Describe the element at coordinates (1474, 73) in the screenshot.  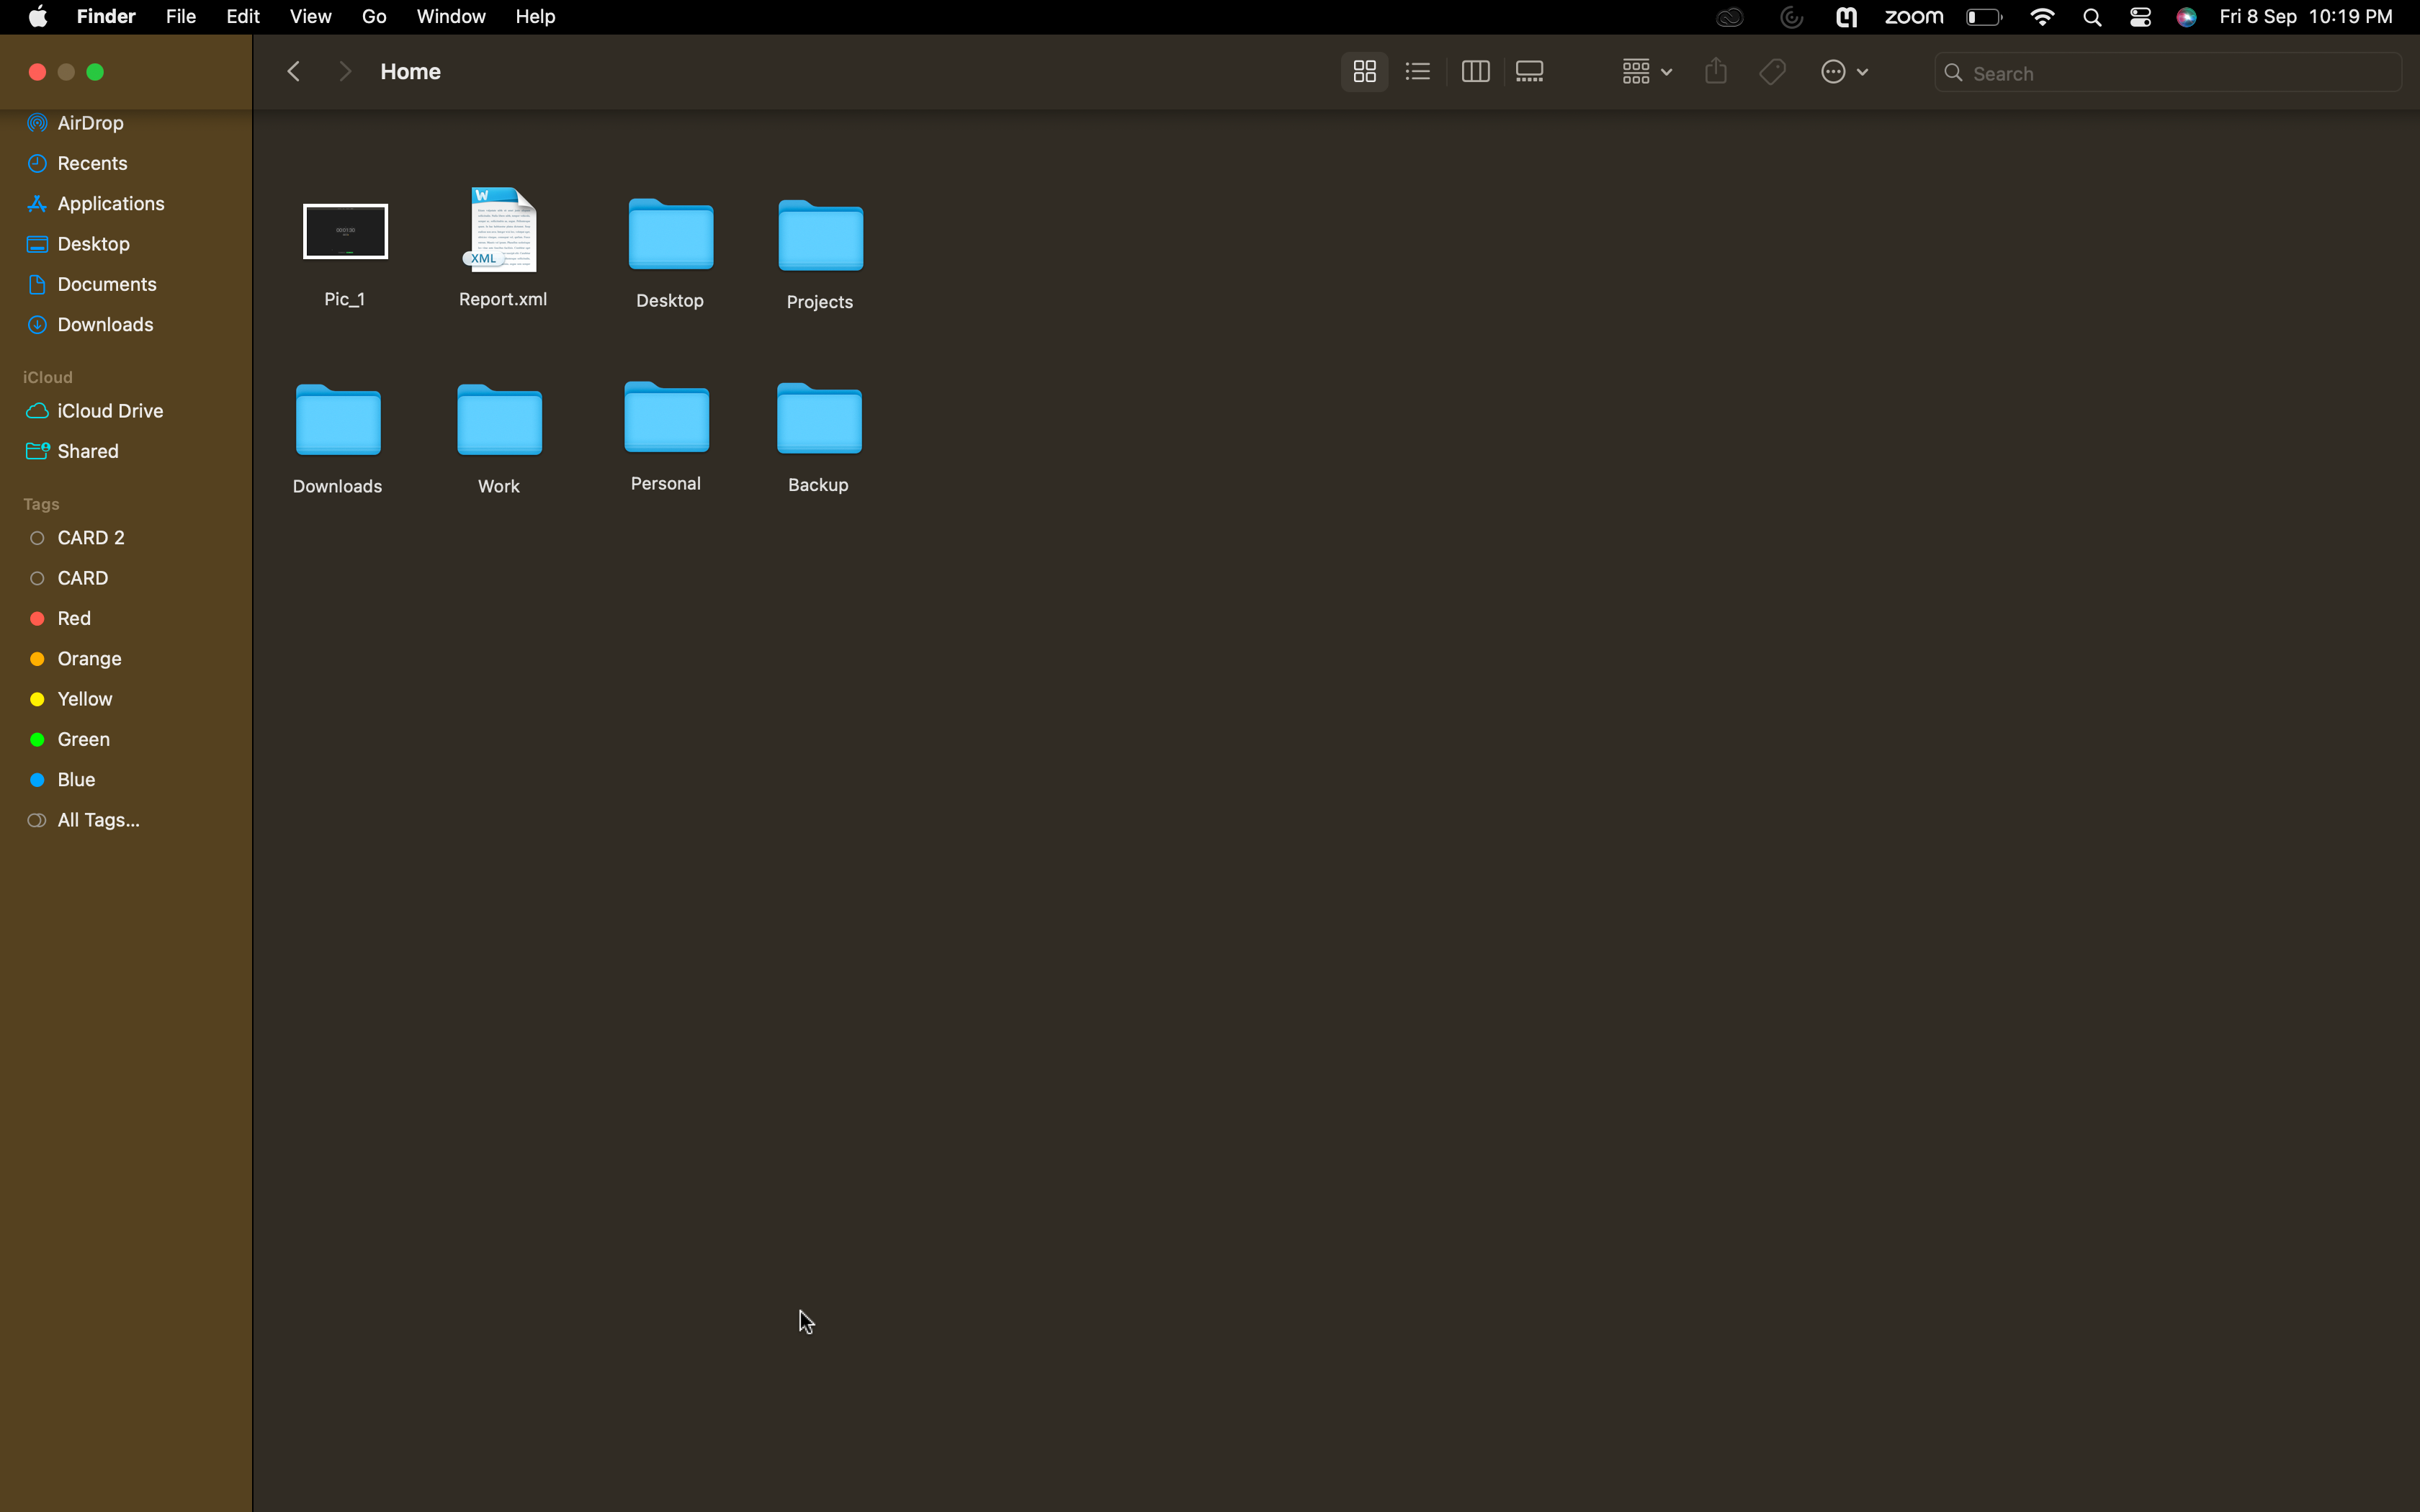
I see `tab view` at that location.